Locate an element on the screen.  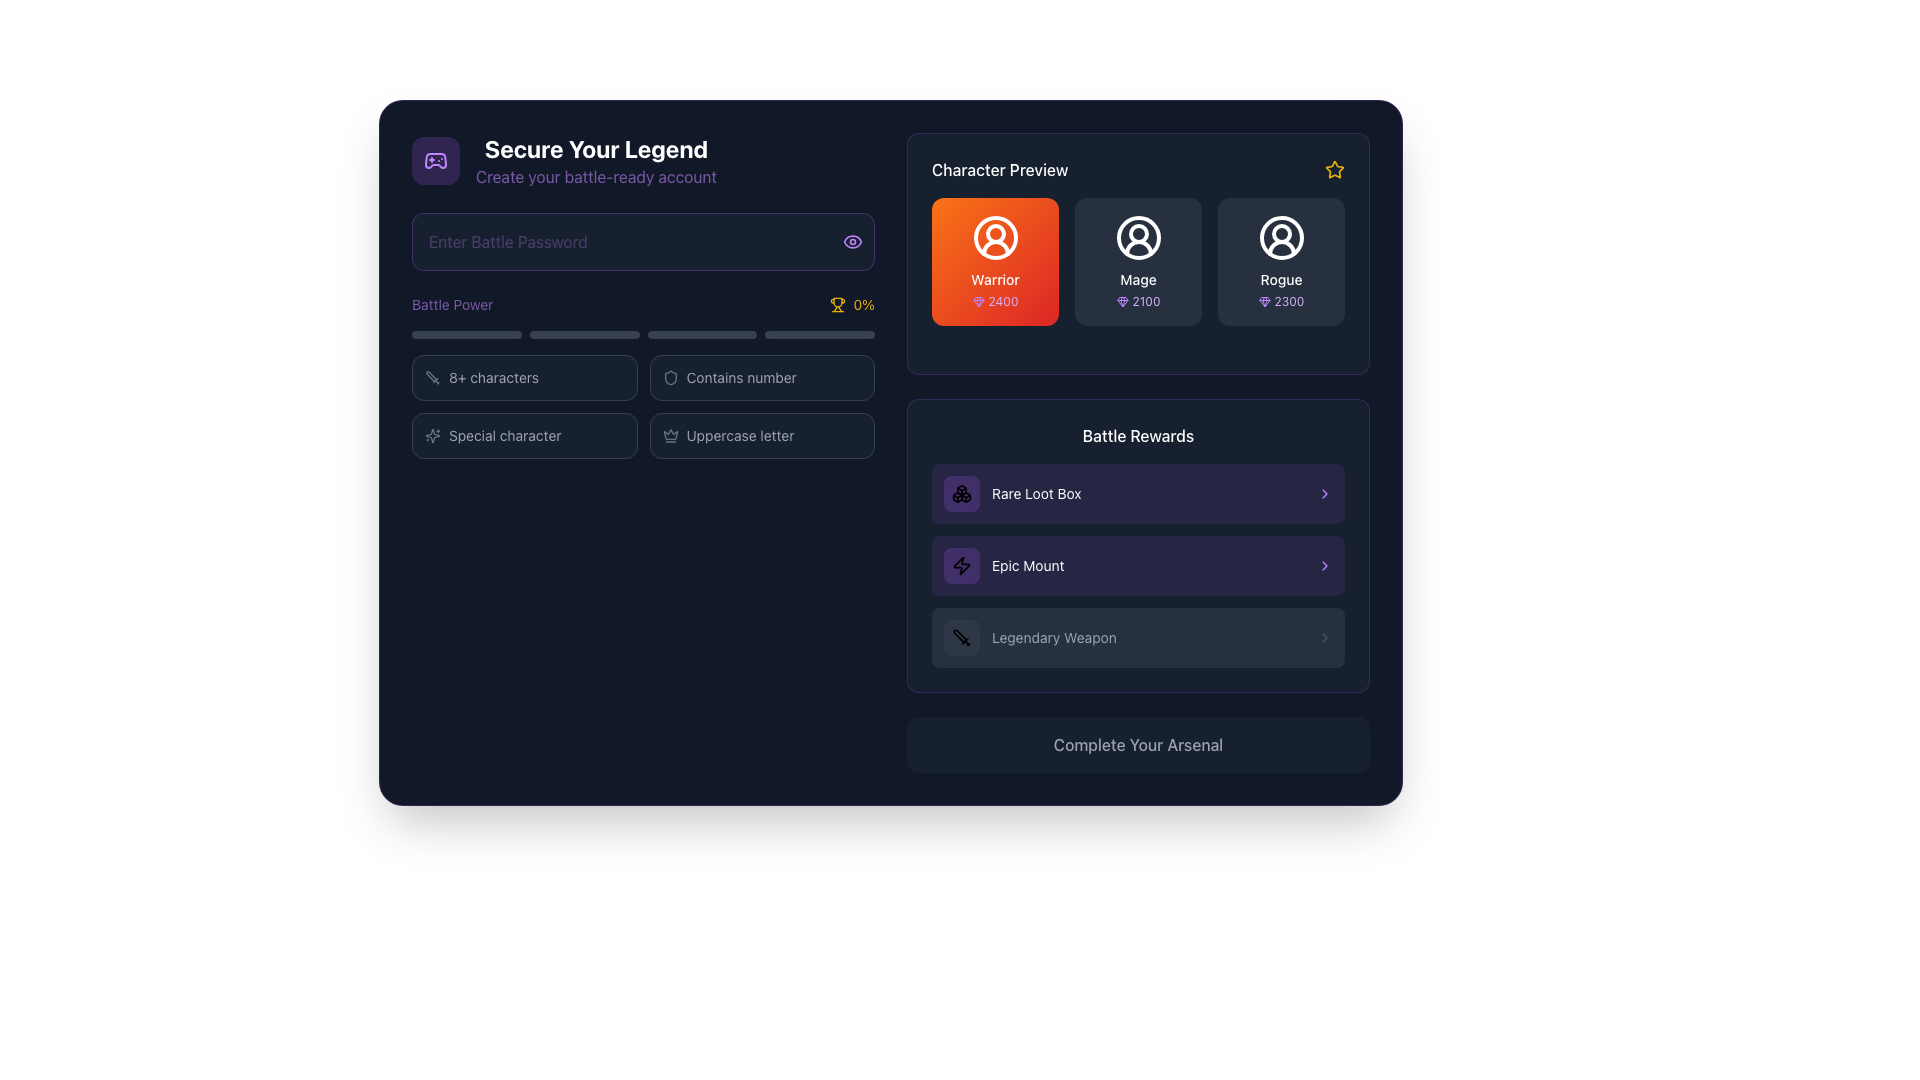
displayed attribute value of the 'Rogue' character, which is shown as a numerical text label next to the purple gem icon beneath the 'Rogue' label in the character preview box is located at coordinates (1281, 301).